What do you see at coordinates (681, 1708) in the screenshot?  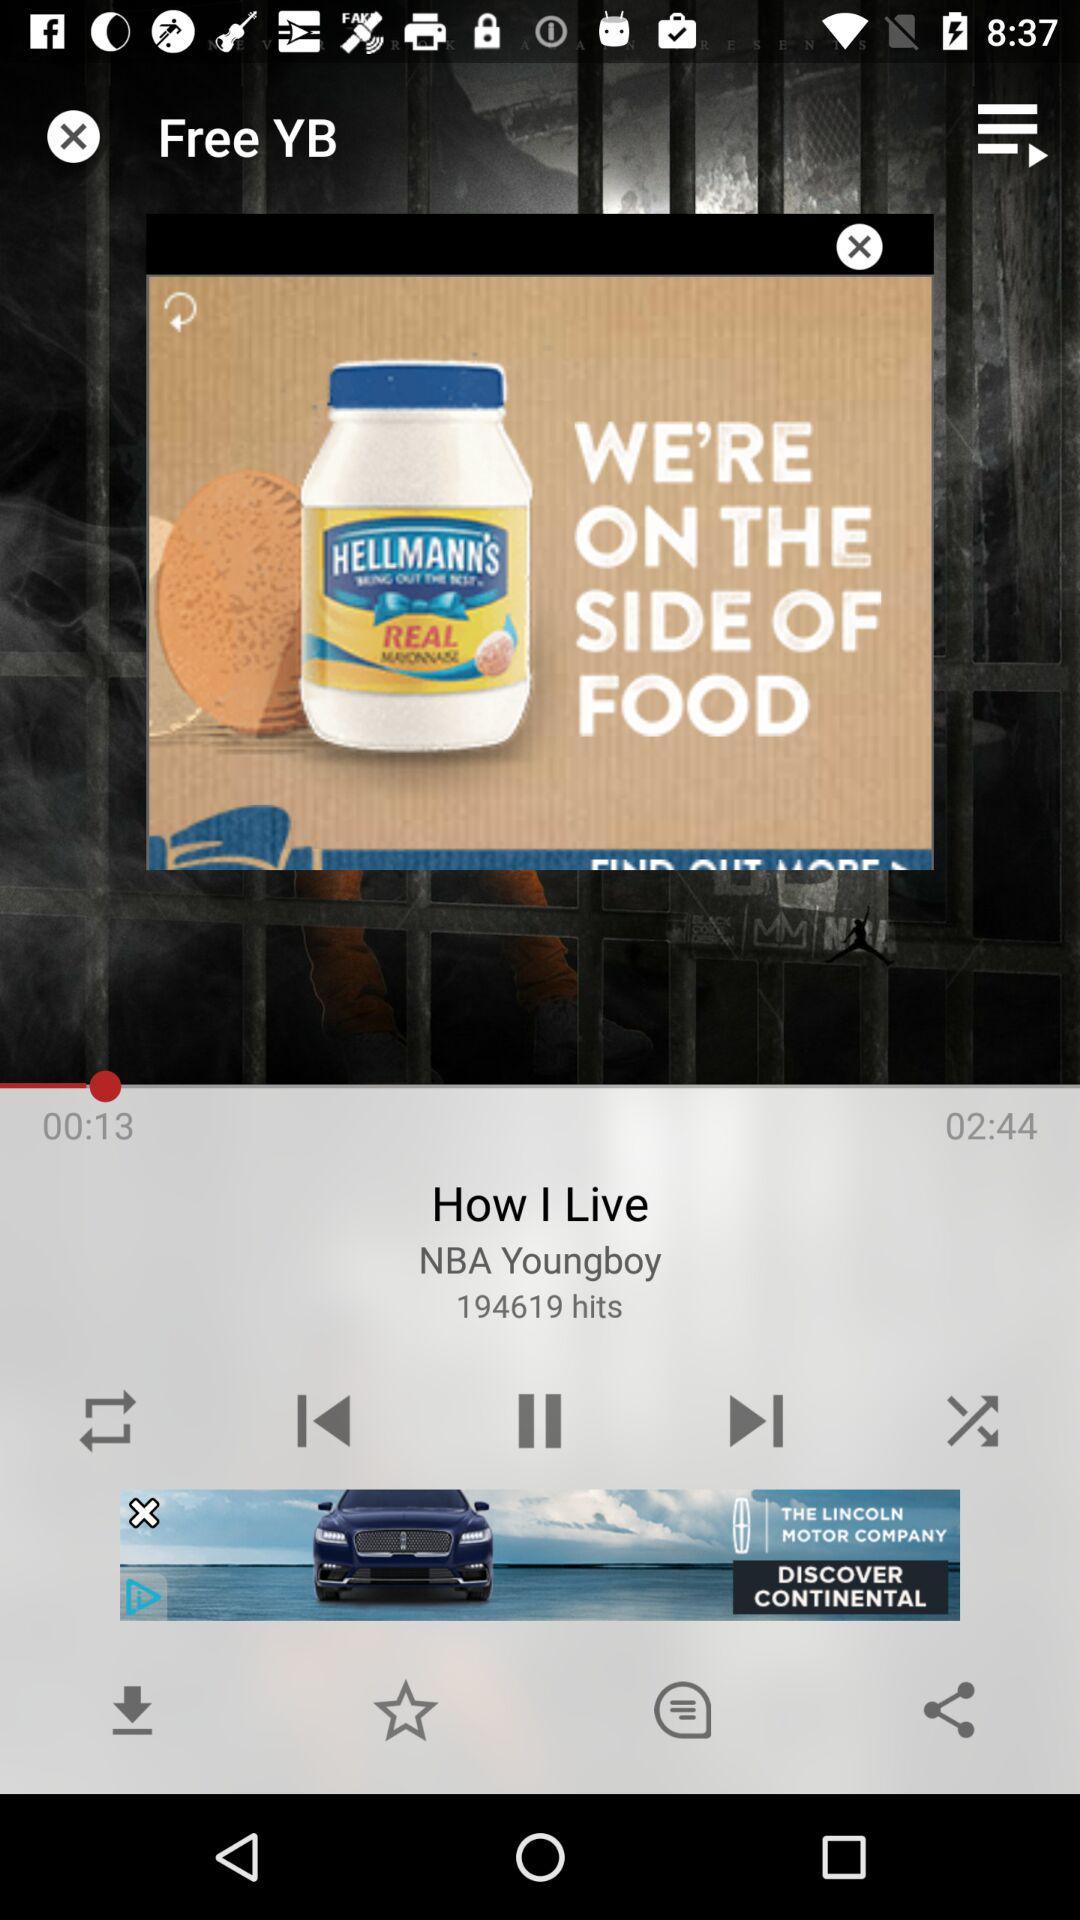 I see `the buttom which is left to the share button` at bounding box center [681, 1708].